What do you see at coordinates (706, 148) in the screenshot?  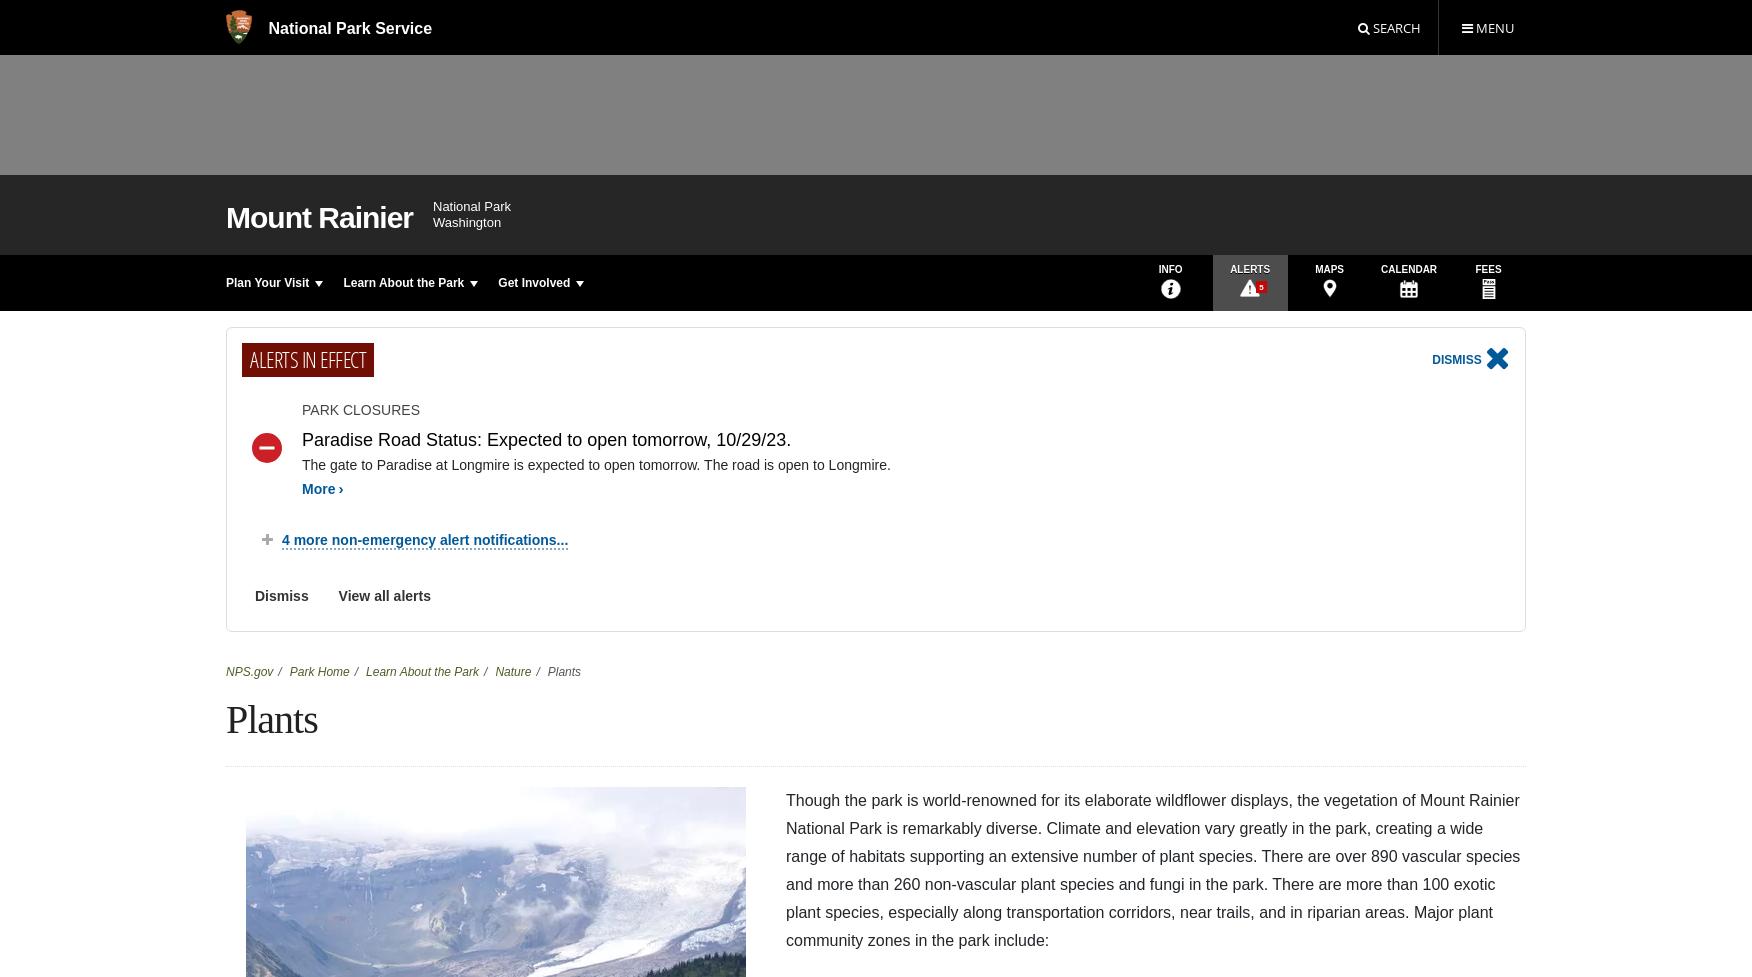 I see `'Pojar, Jim and Andy MacKinnon. "Revised Plants of the Pacific Northwest Coast." Vancouver: Lone Pine Publishing, 1994, revised 2004.'` at bounding box center [706, 148].